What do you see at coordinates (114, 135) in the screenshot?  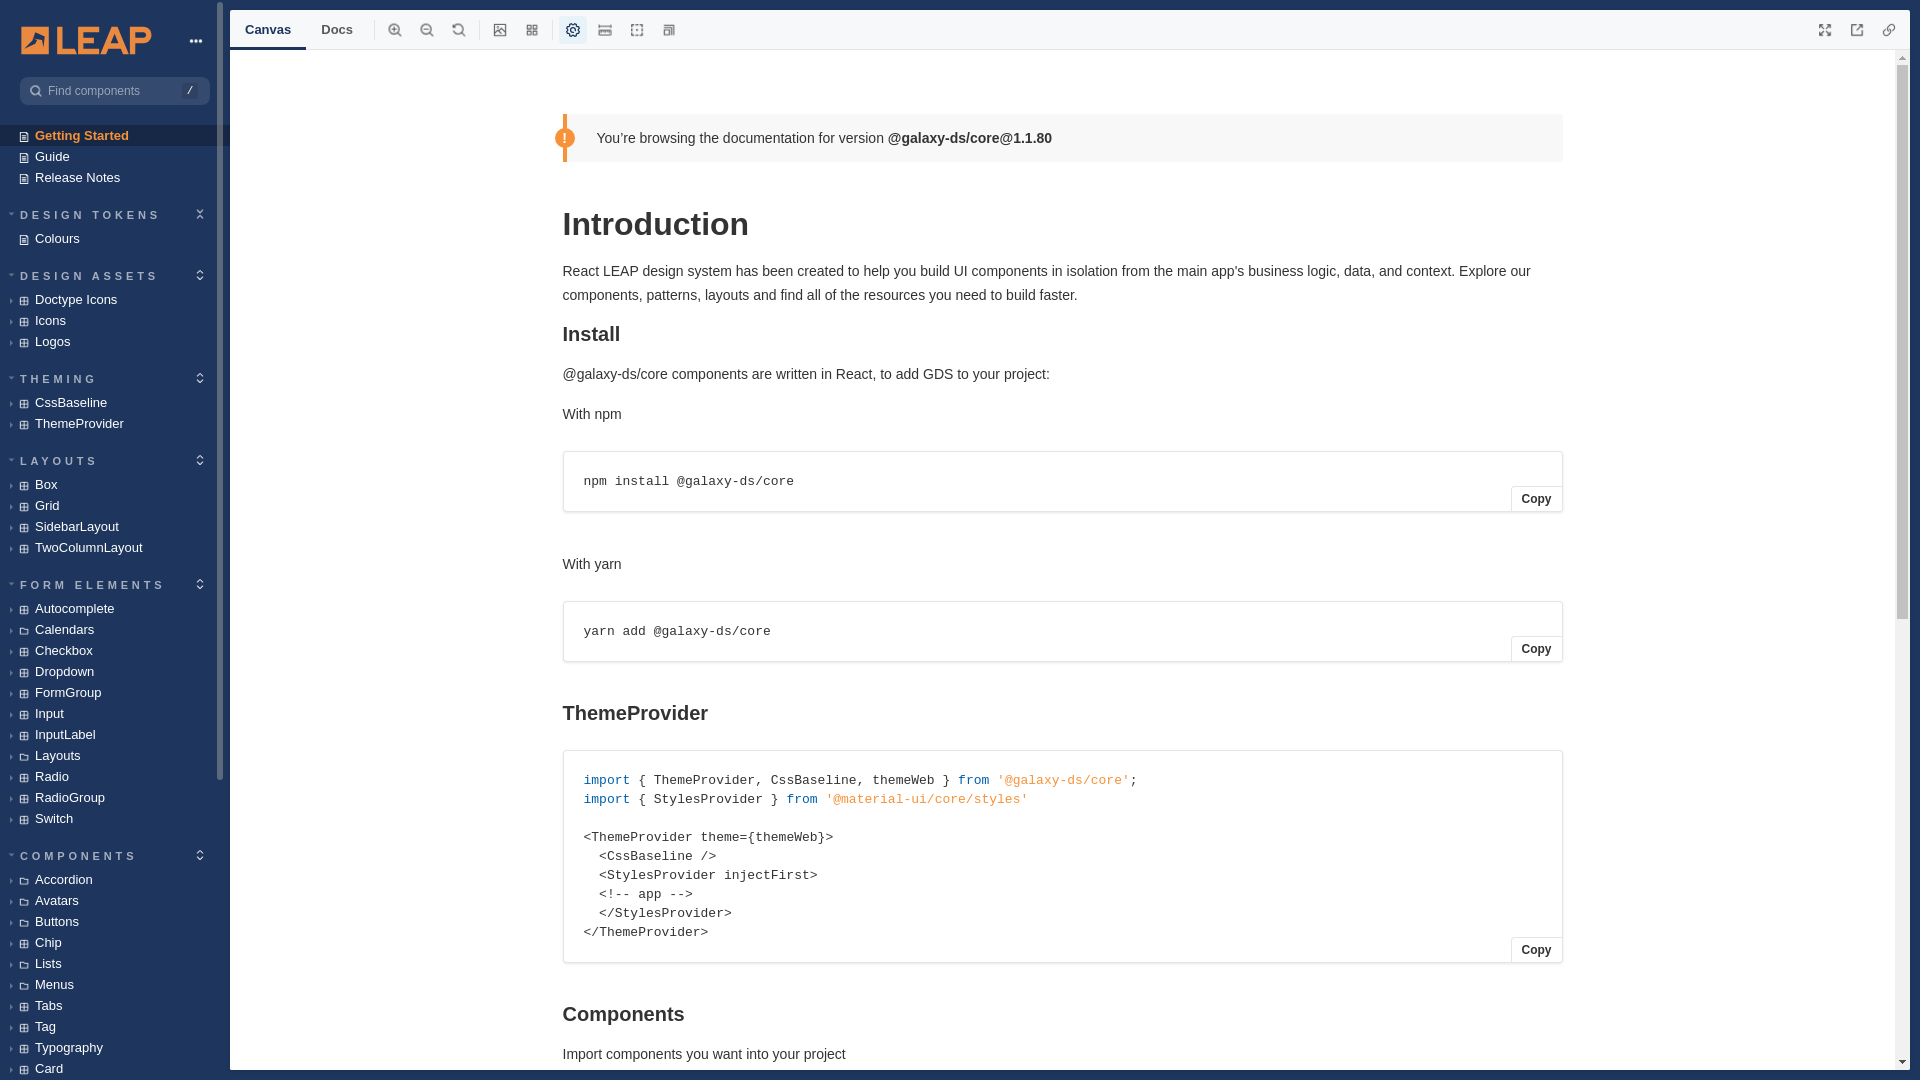 I see `'Getting Started'` at bounding box center [114, 135].